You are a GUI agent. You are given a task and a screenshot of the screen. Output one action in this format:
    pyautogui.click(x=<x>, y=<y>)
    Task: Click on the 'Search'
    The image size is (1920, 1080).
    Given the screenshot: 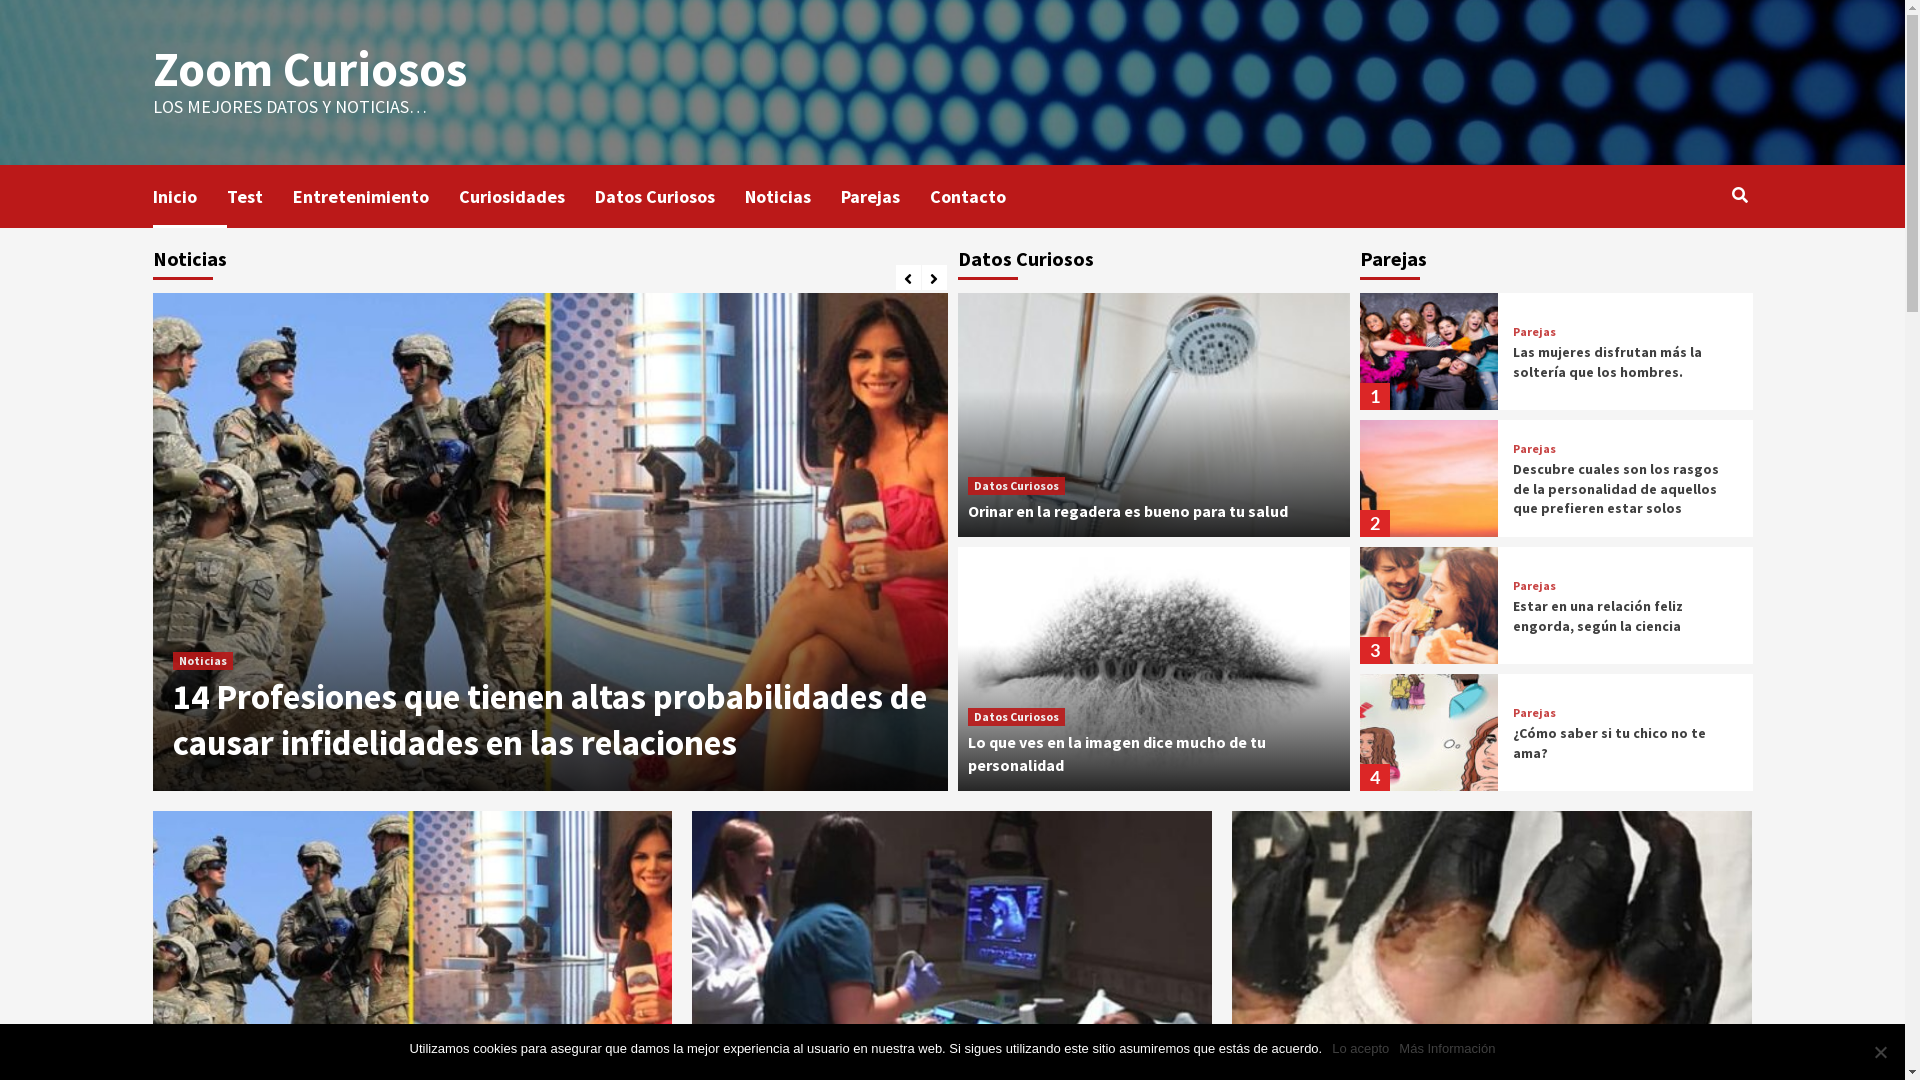 What is the action you would take?
    pyautogui.click(x=1727, y=195)
    